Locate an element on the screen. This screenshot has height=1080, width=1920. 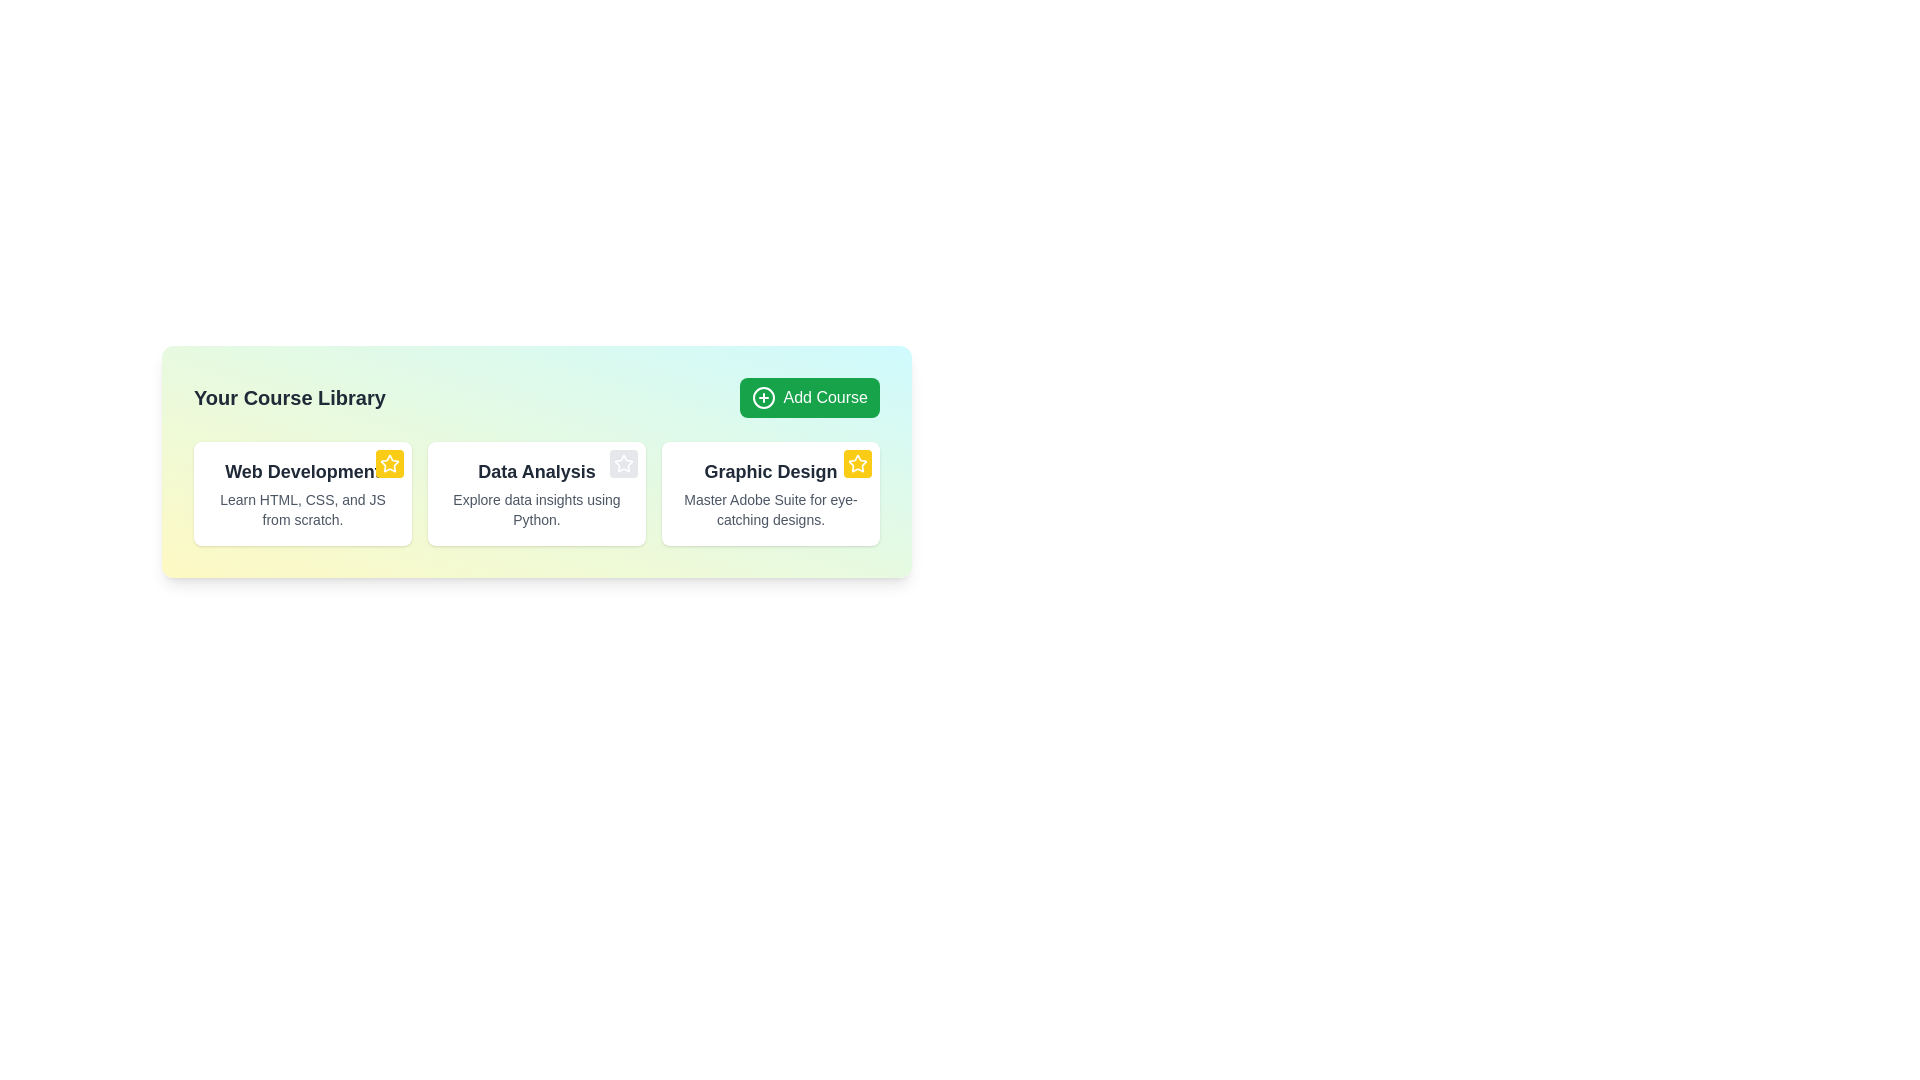
the button in the top-right corner of the 'Data Analysis' card to interact with it is located at coordinates (623, 463).